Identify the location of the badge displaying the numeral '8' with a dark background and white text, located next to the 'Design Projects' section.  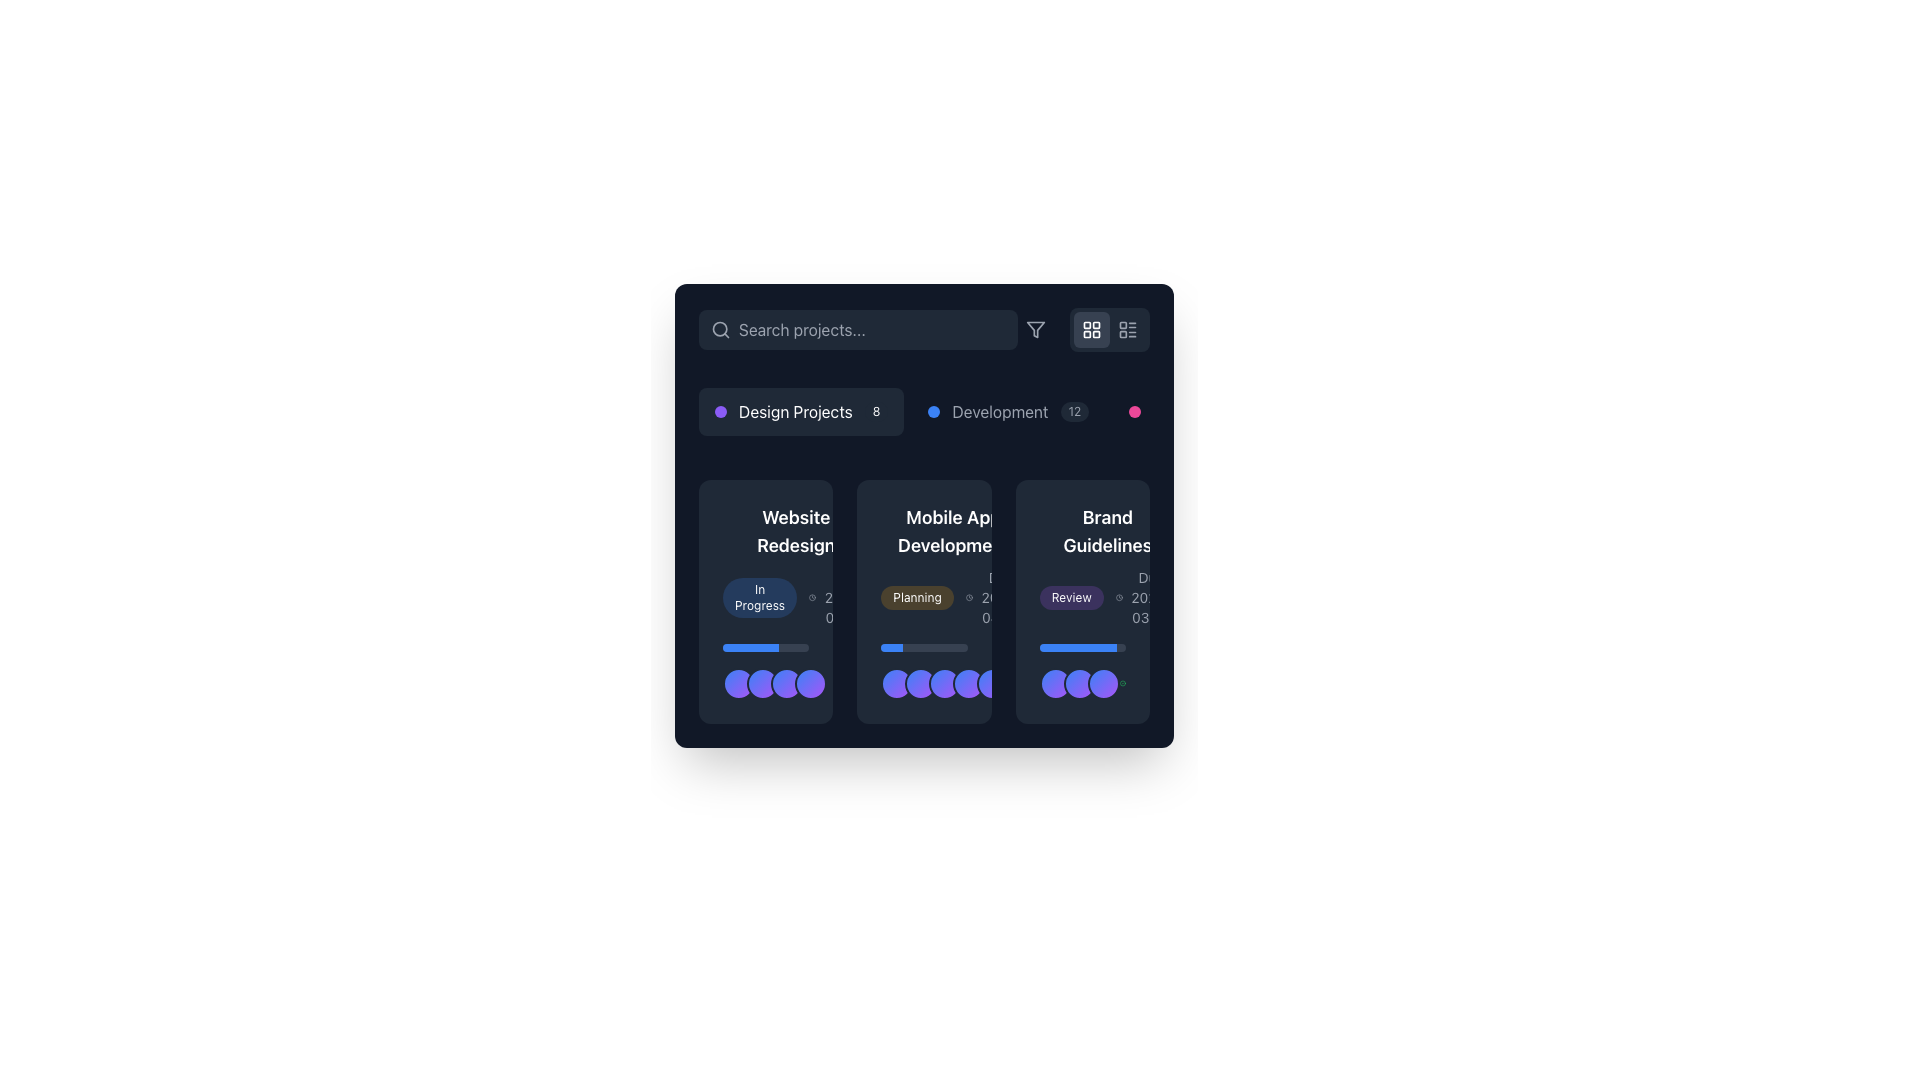
(876, 411).